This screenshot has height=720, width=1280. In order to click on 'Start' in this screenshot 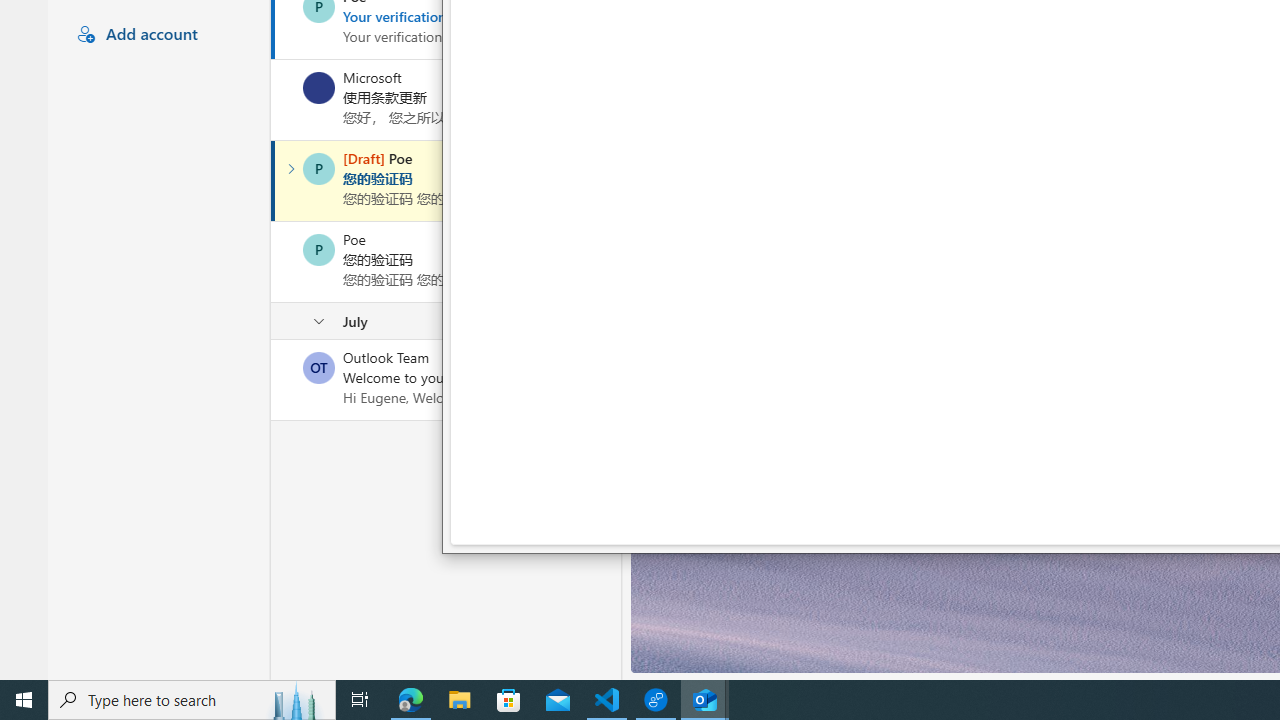, I will do `click(24, 698)`.